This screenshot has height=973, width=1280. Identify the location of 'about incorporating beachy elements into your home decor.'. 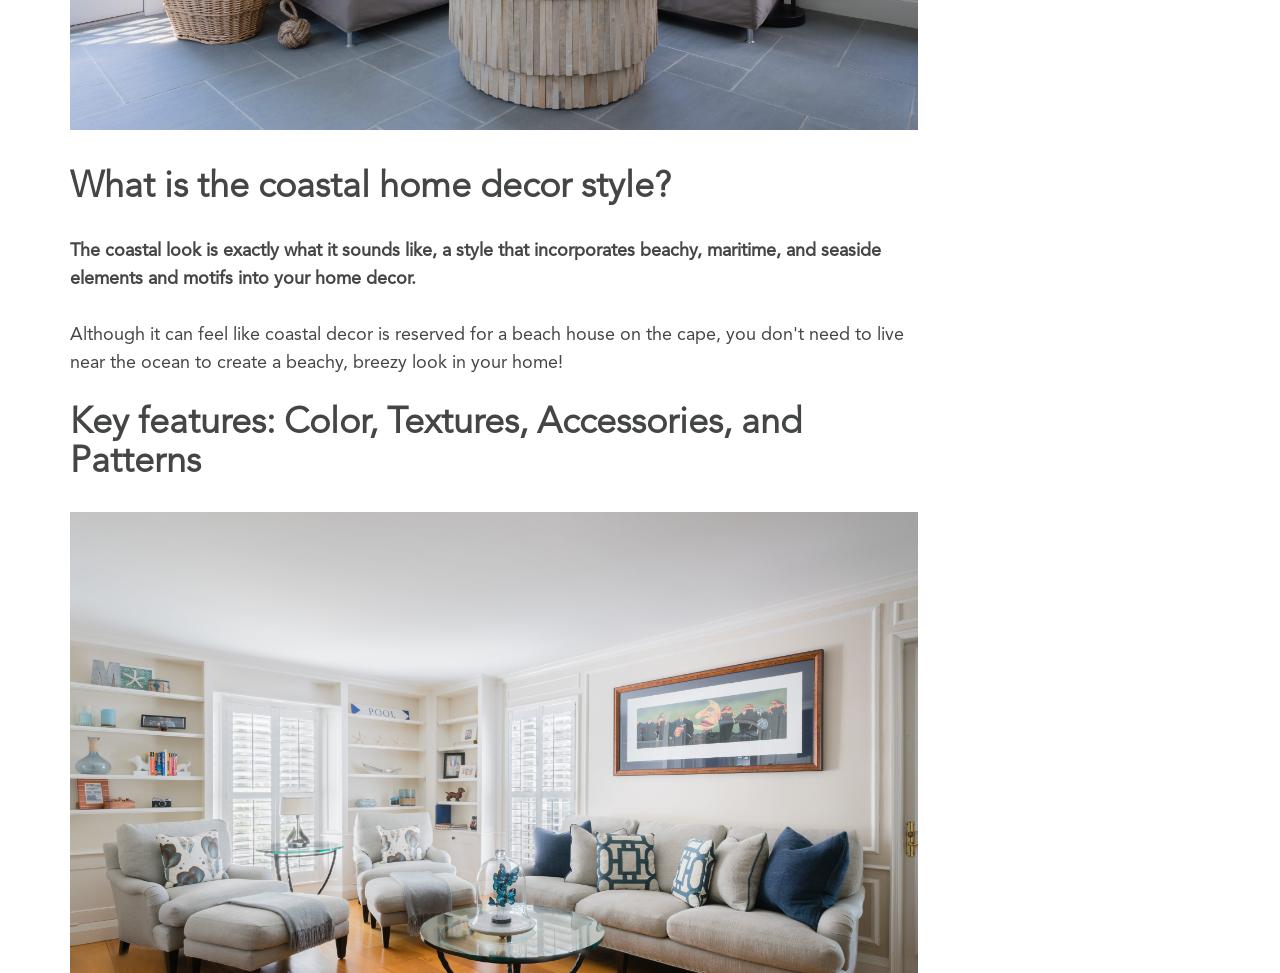
(476, 65).